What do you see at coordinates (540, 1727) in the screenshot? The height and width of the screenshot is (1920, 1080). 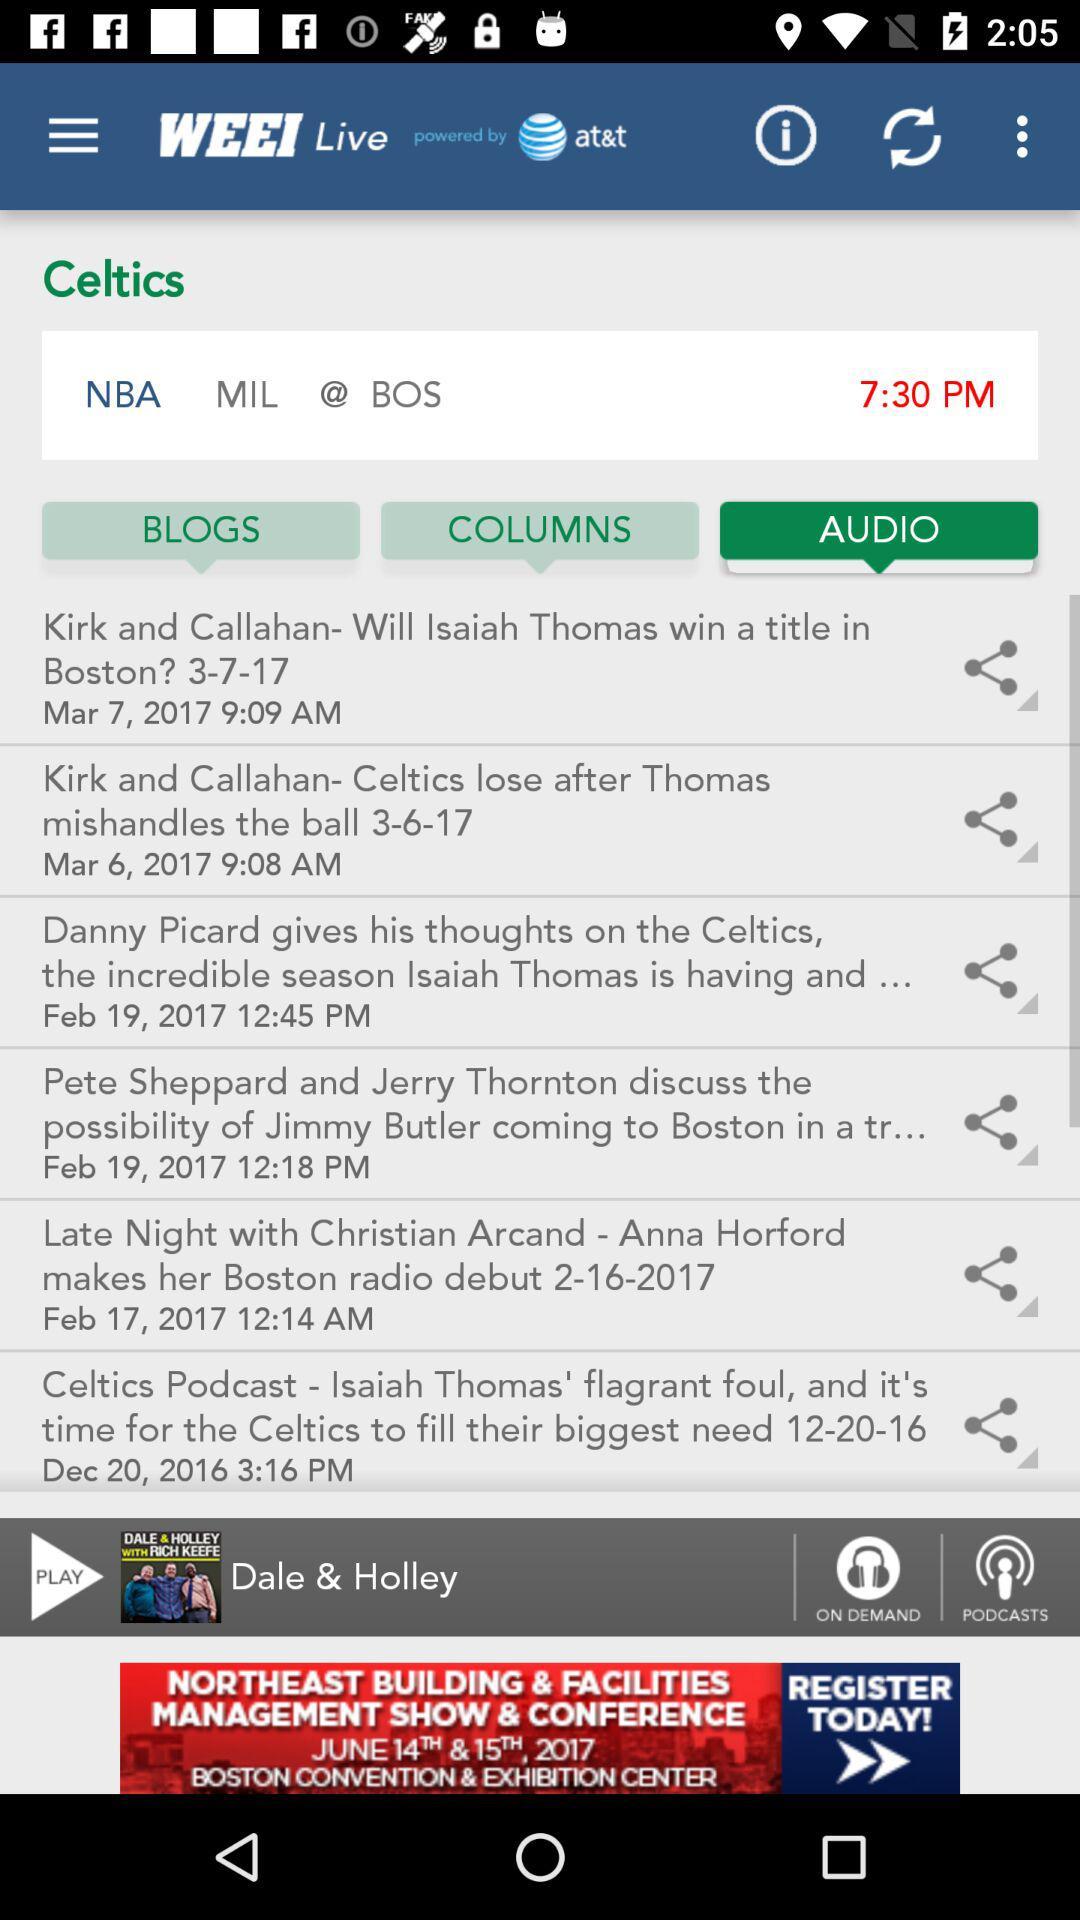 I see `addverdisment` at bounding box center [540, 1727].